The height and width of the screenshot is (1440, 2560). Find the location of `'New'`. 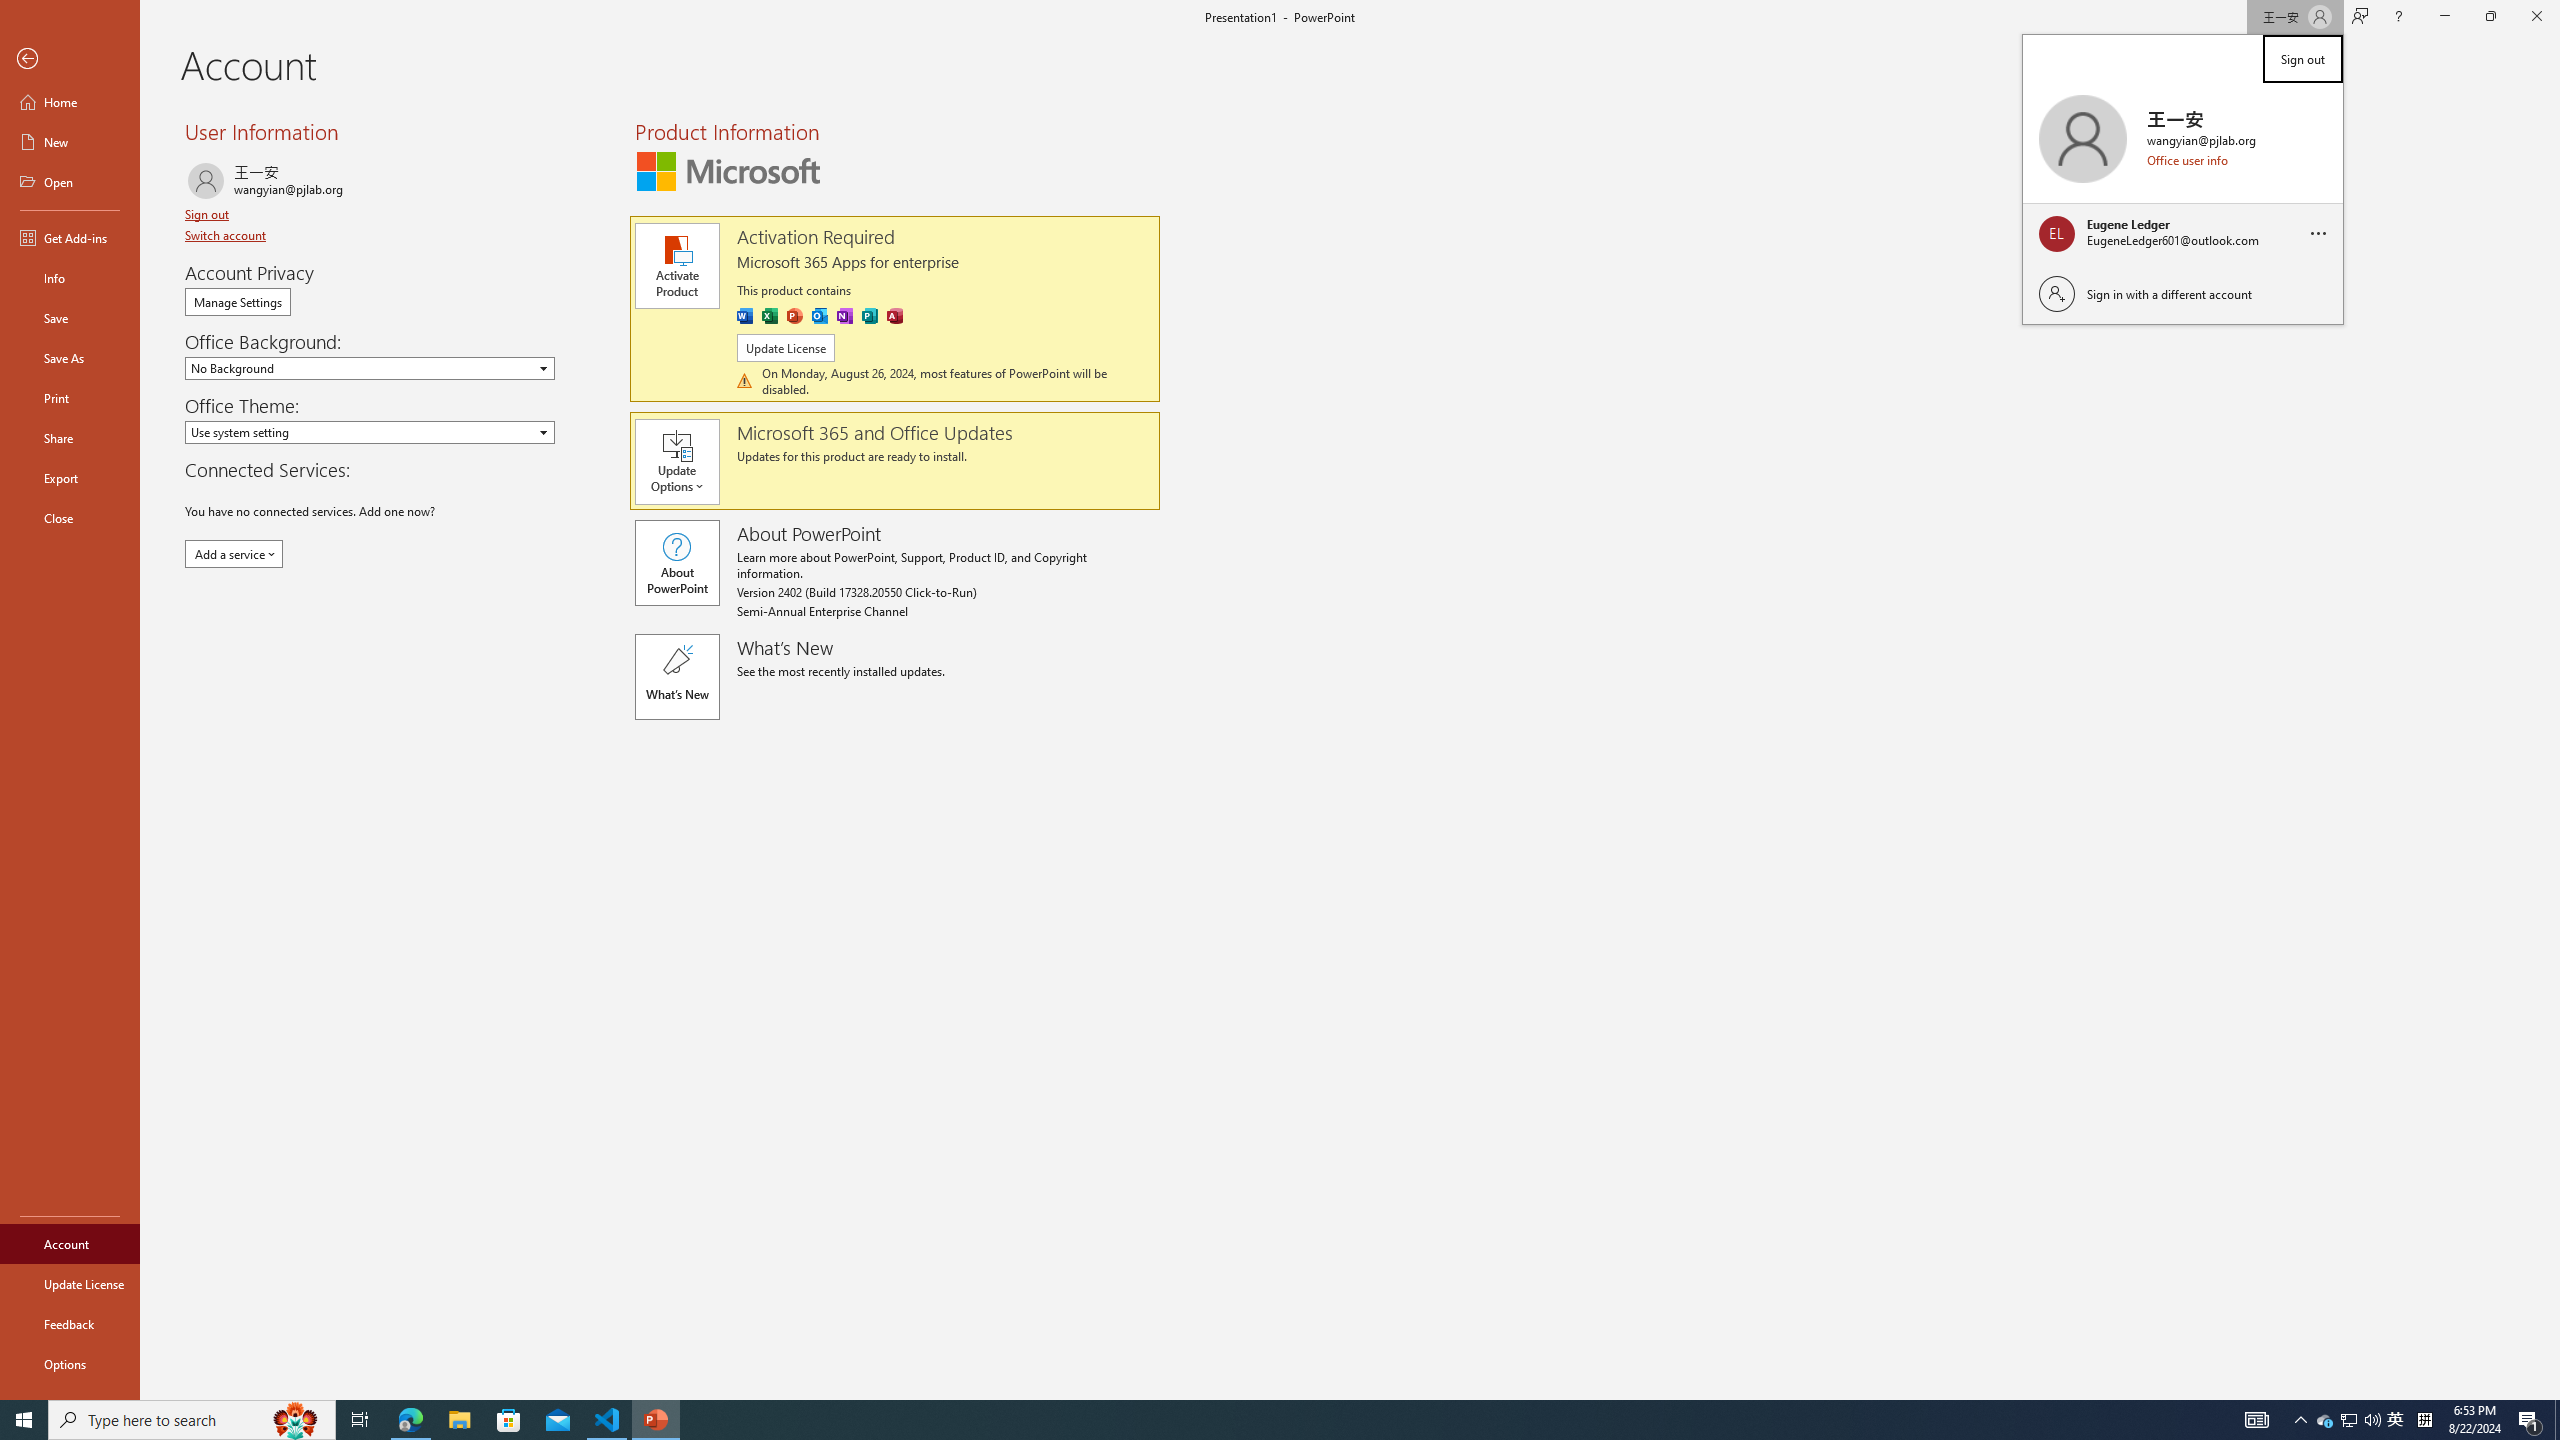

'New' is located at coordinates (69, 141).